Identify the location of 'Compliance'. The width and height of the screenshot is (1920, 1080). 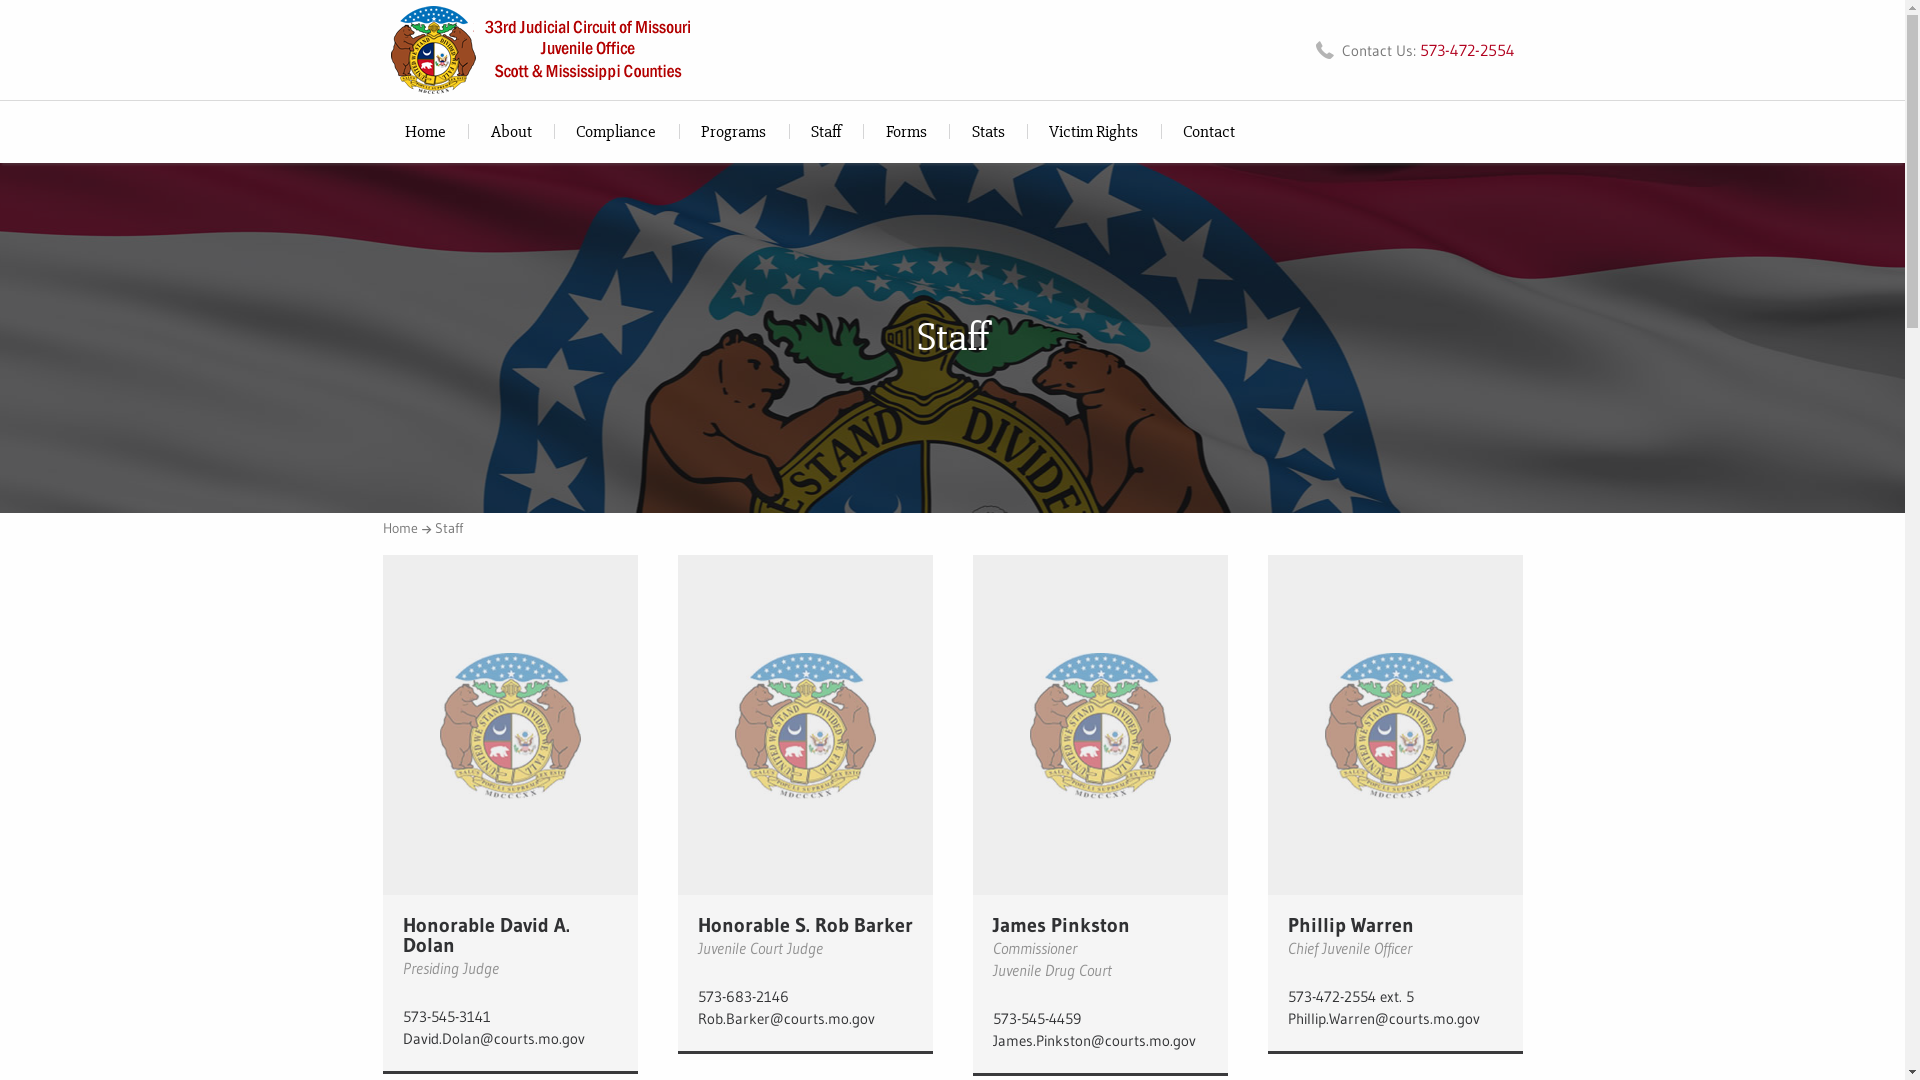
(615, 131).